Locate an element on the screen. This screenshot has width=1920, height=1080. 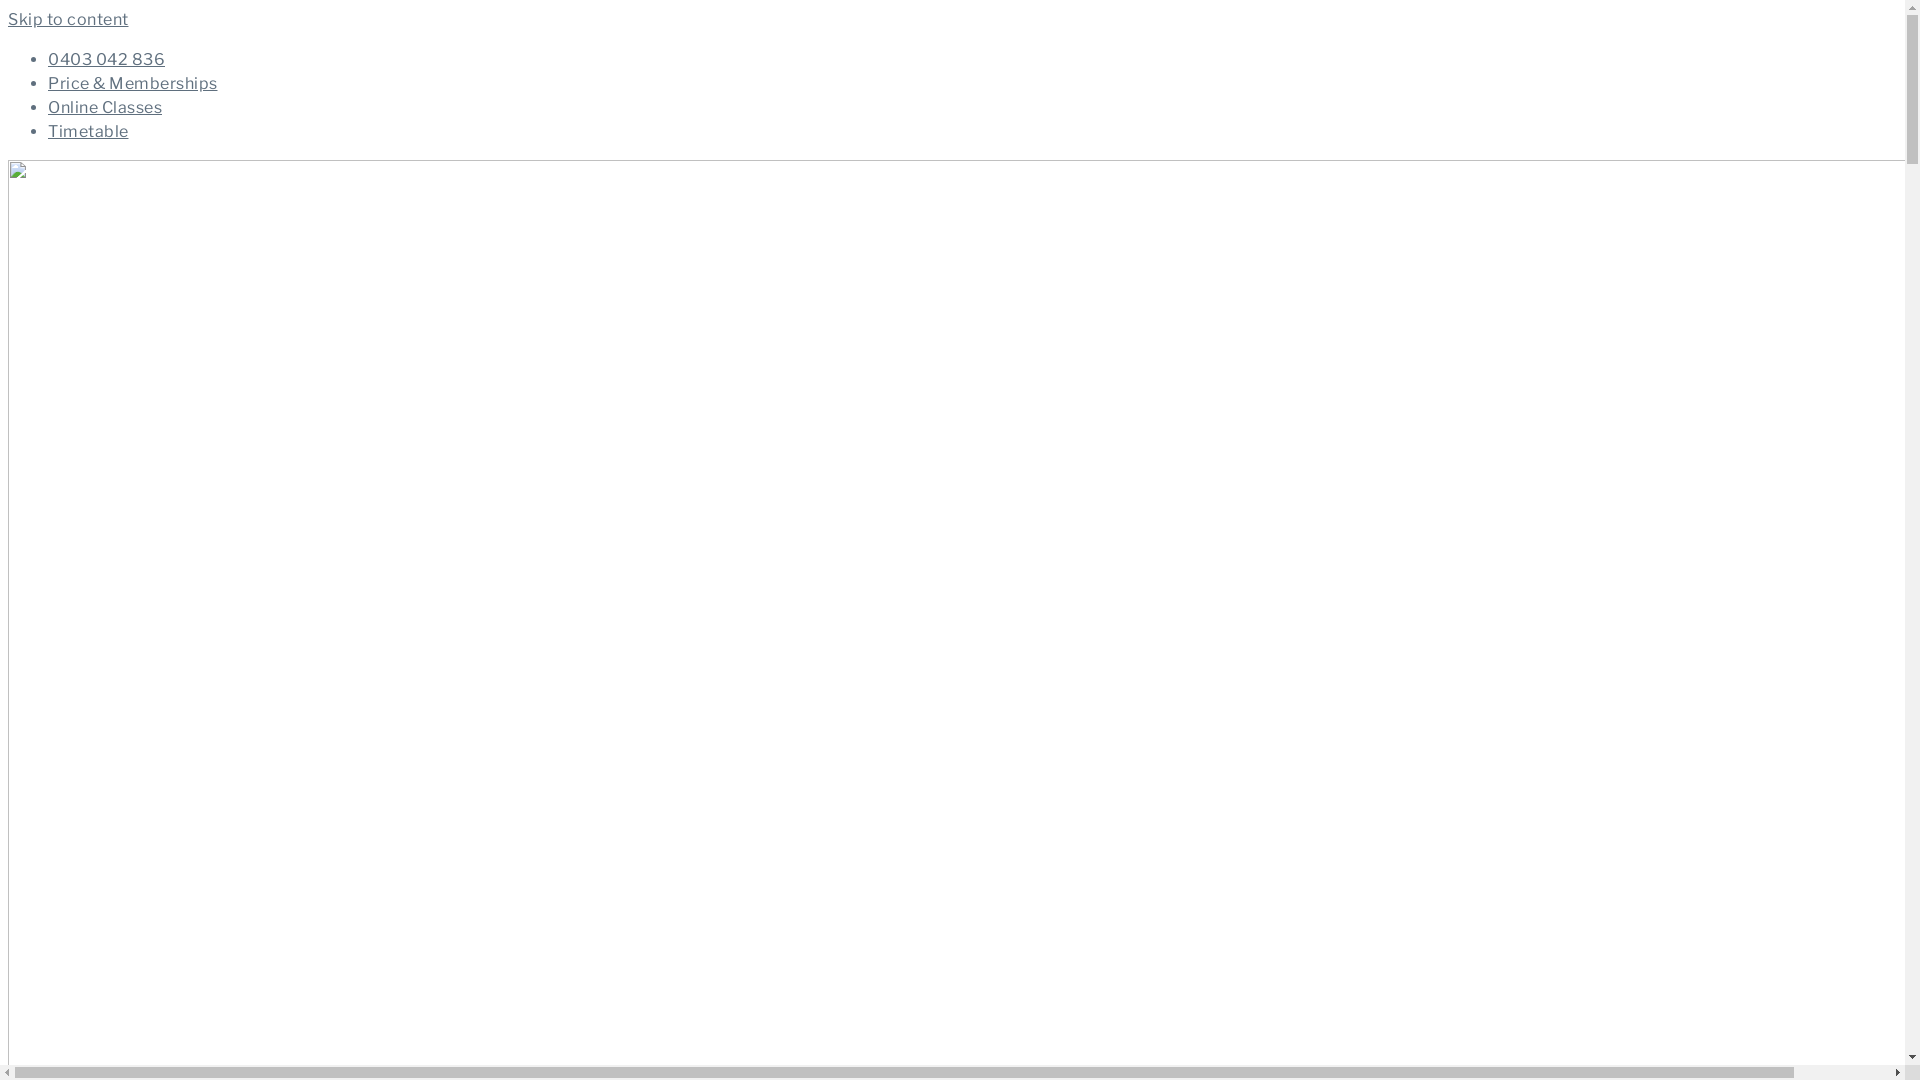
'Price & Memberships' is located at coordinates (48, 82).